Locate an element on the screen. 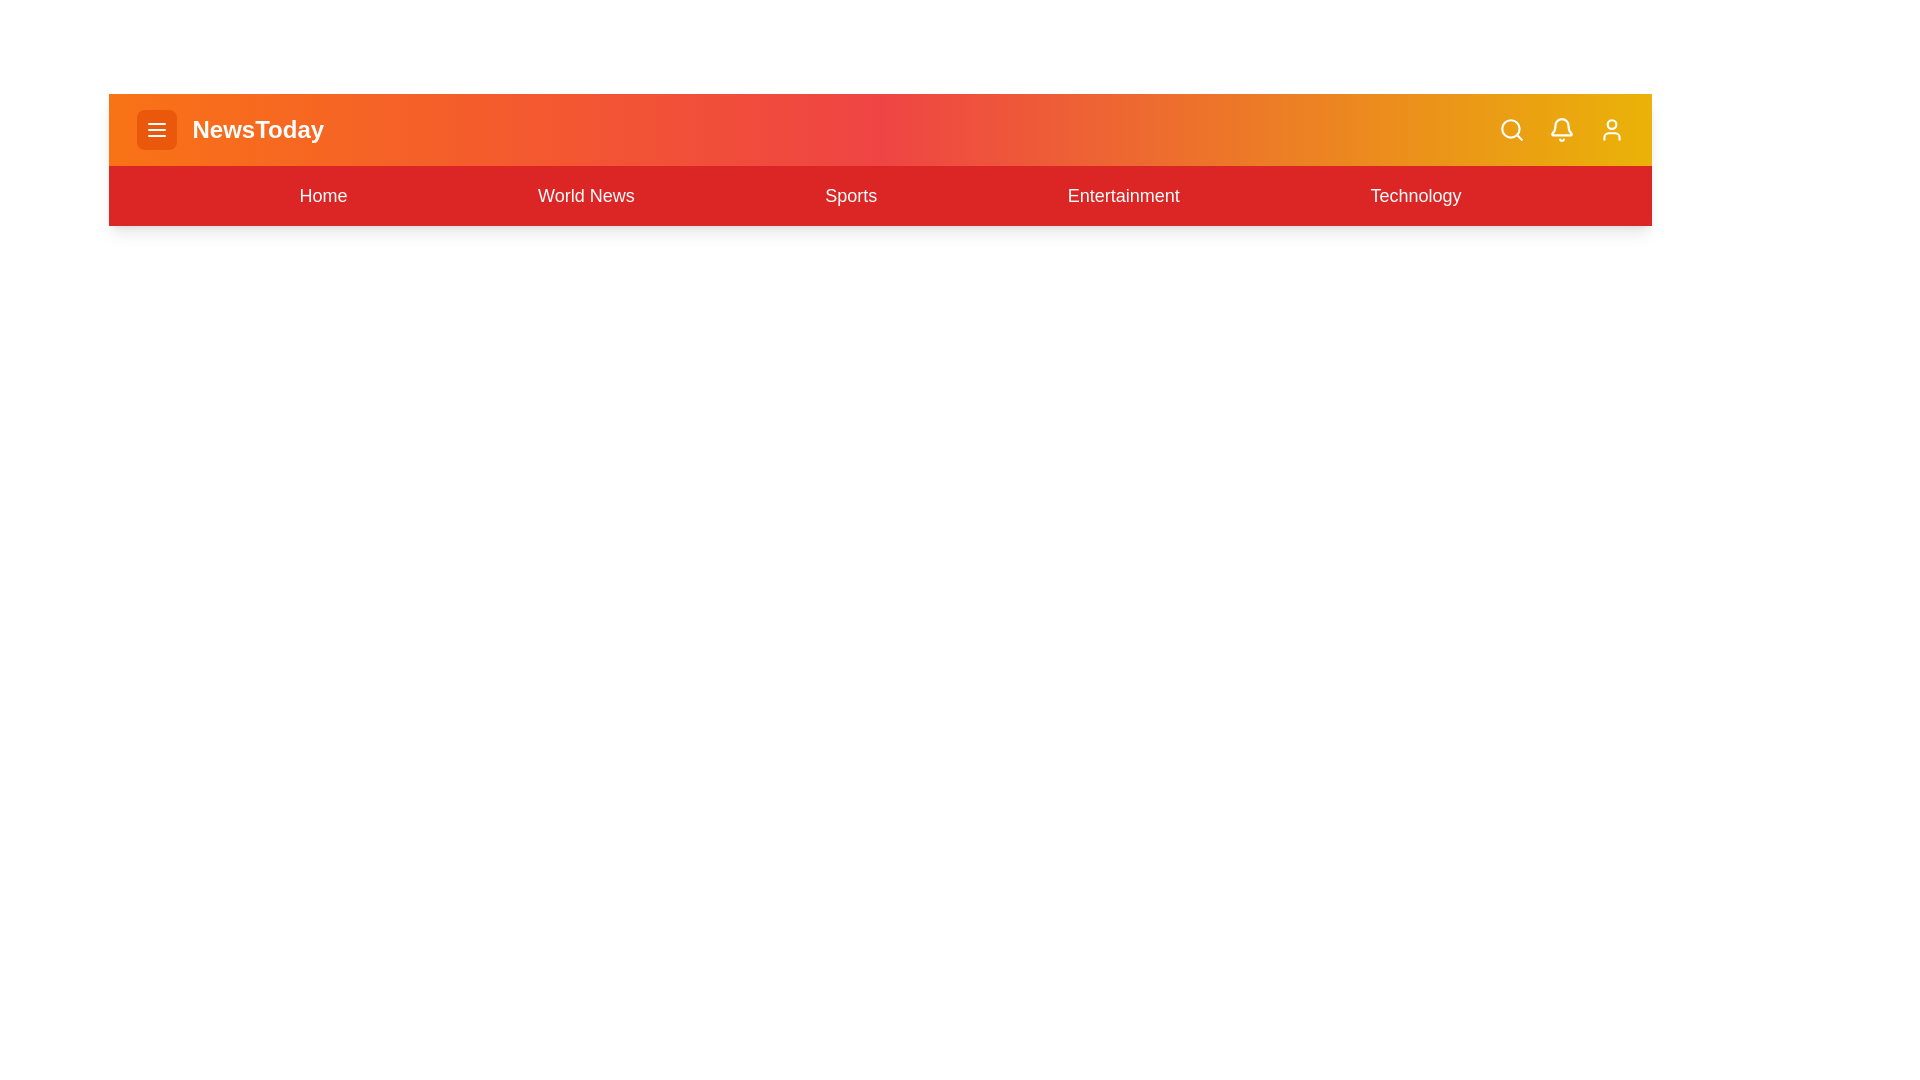 The height and width of the screenshot is (1080, 1920). the notifications button represented by the Bell icon is located at coordinates (1560, 130).